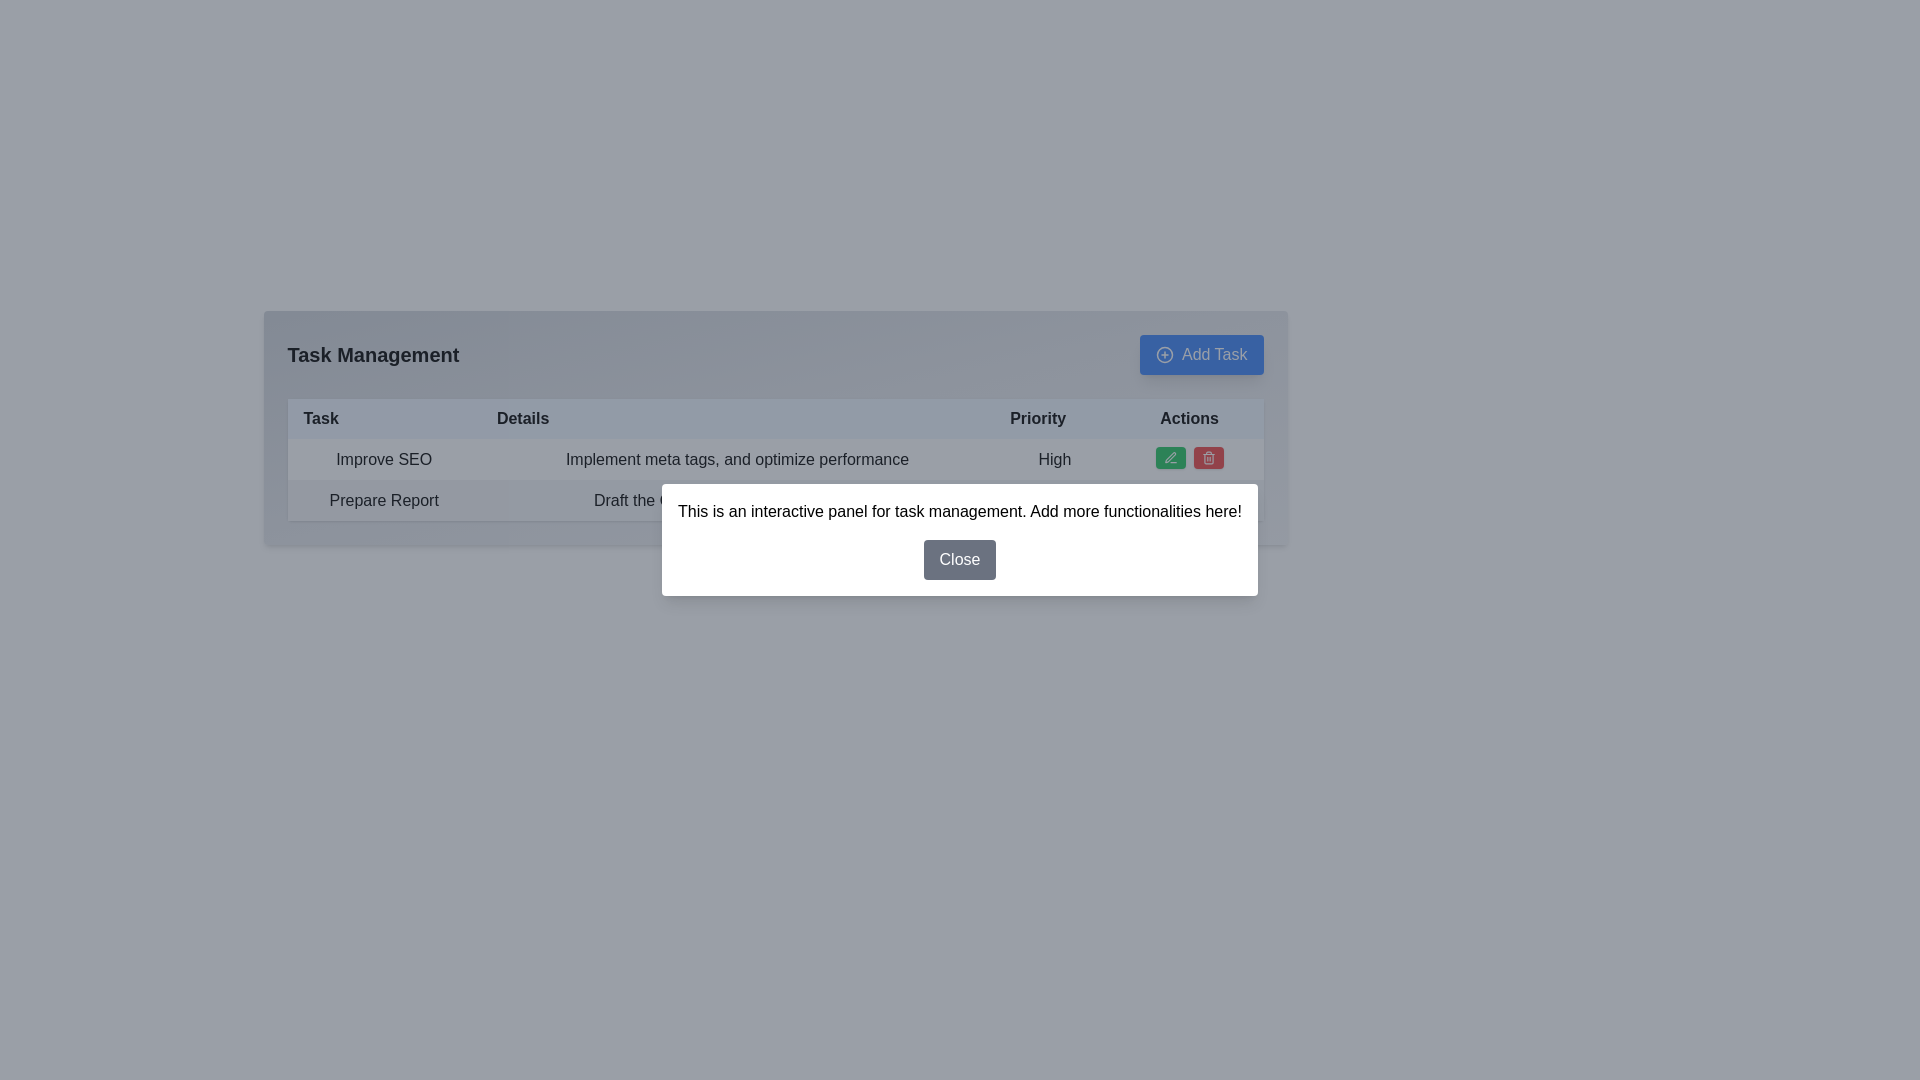  What do you see at coordinates (1170, 458) in the screenshot?
I see `the 'Edit' button located in the 'Actions' column of the row for the task titled 'Improve SEO'` at bounding box center [1170, 458].